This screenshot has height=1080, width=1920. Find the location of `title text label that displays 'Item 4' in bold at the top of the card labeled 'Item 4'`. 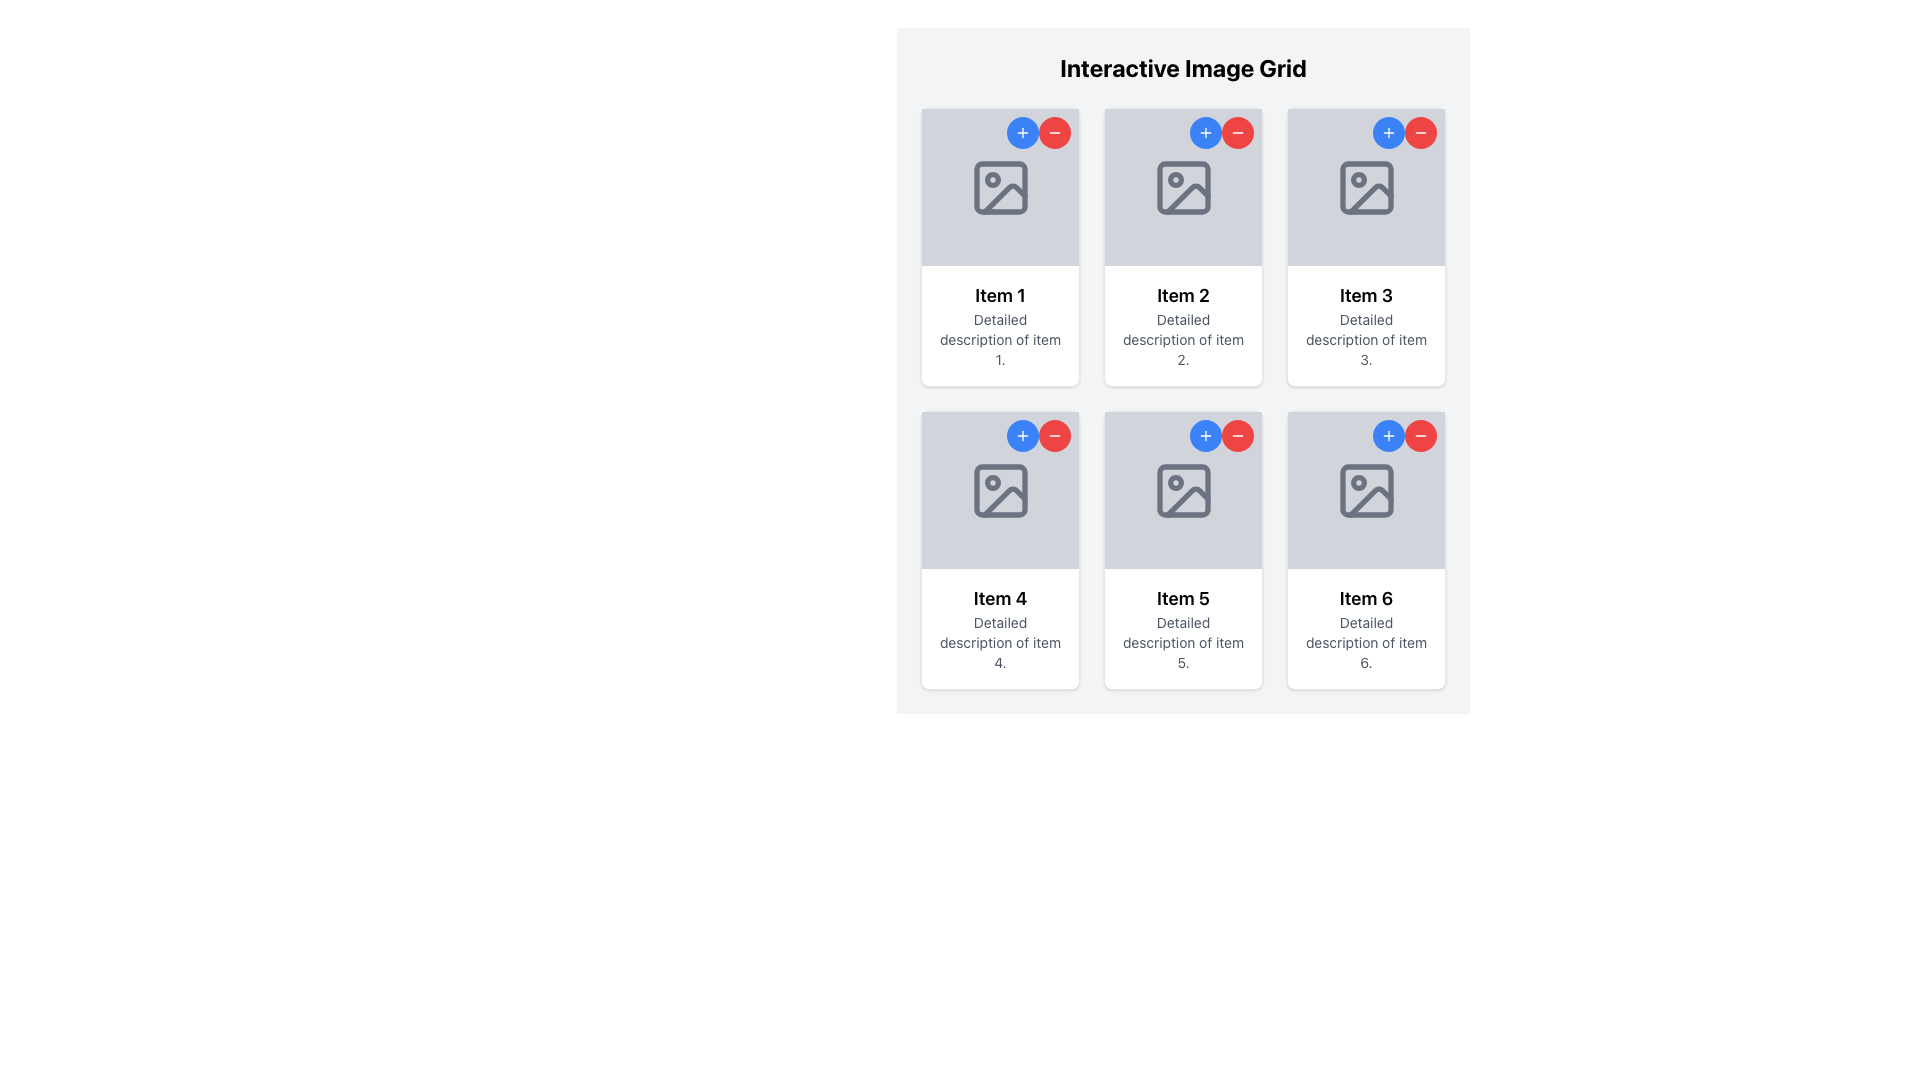

title text label that displays 'Item 4' in bold at the top of the card labeled 'Item 4' is located at coordinates (1000, 597).